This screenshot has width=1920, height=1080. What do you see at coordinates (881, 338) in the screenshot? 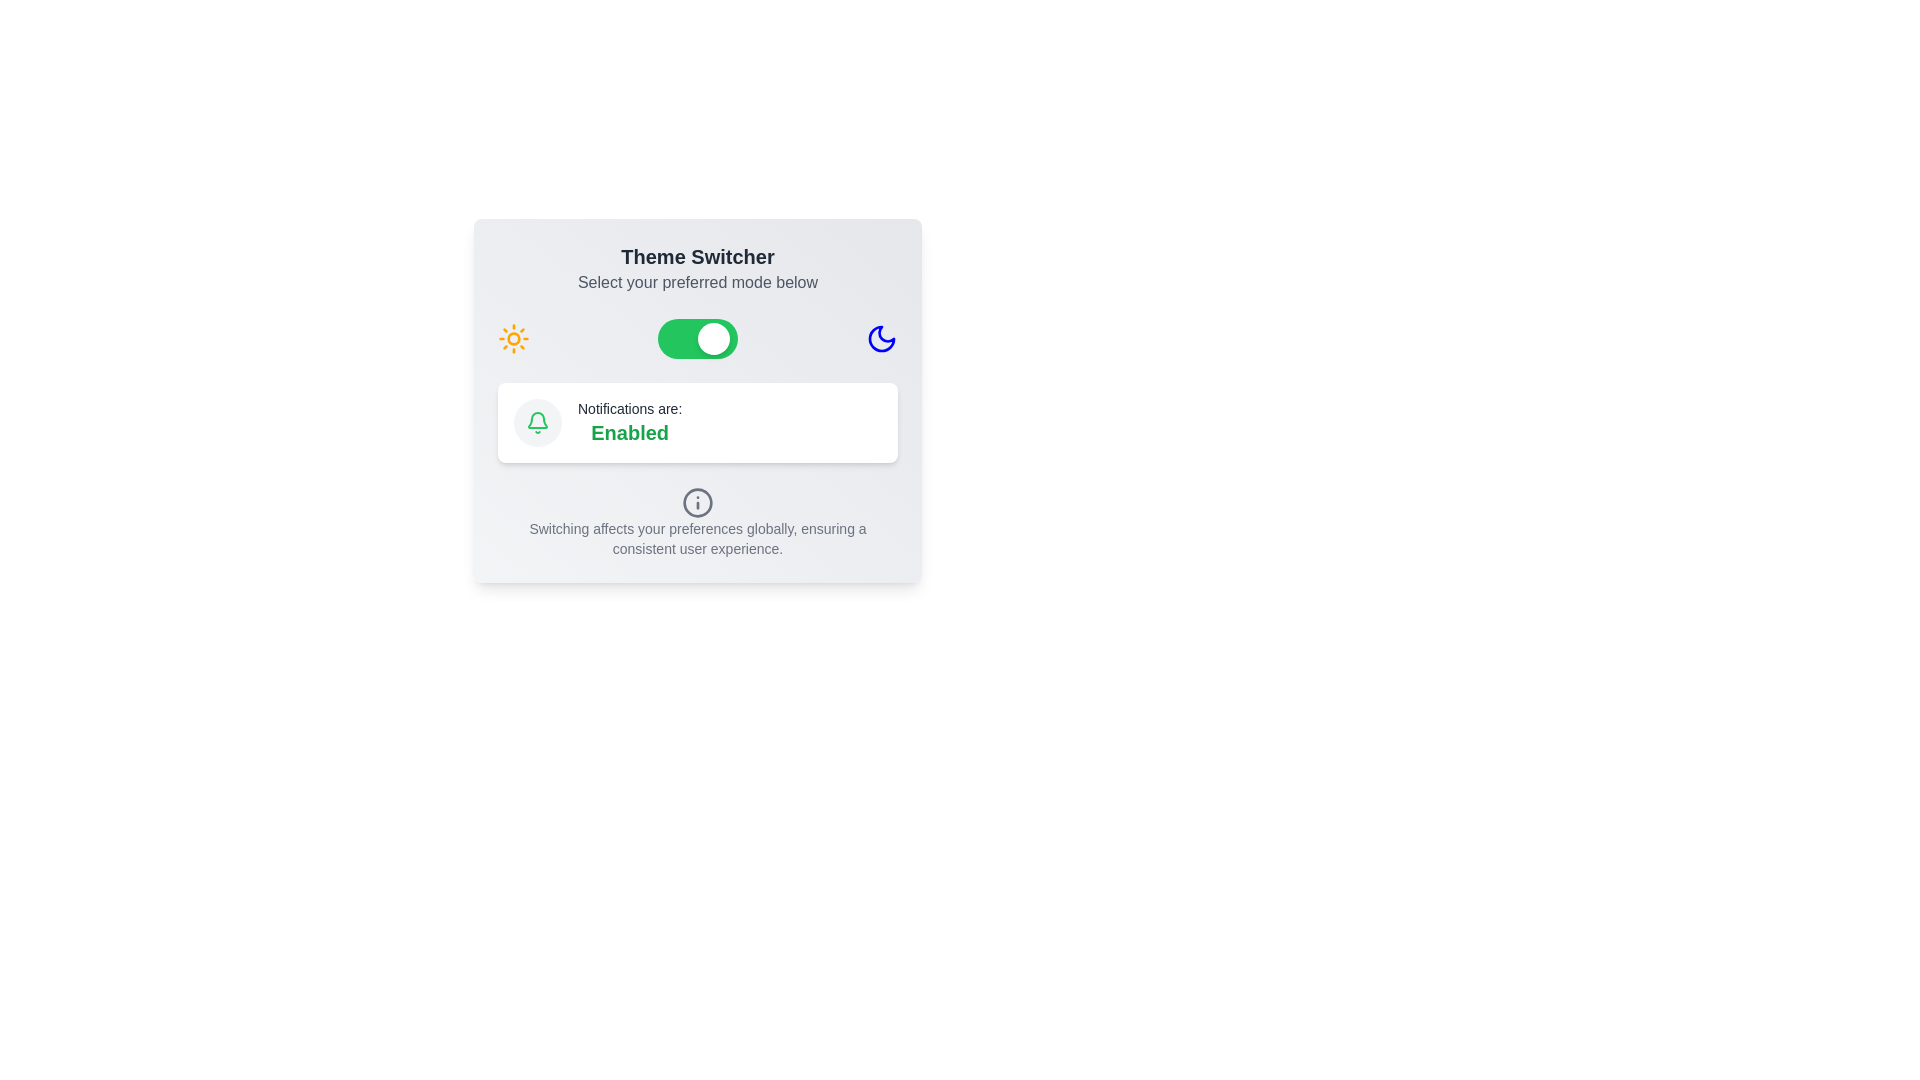
I see `the crescent moon icon with a blue outline, which is located to the right of the theme switcher toggle` at bounding box center [881, 338].